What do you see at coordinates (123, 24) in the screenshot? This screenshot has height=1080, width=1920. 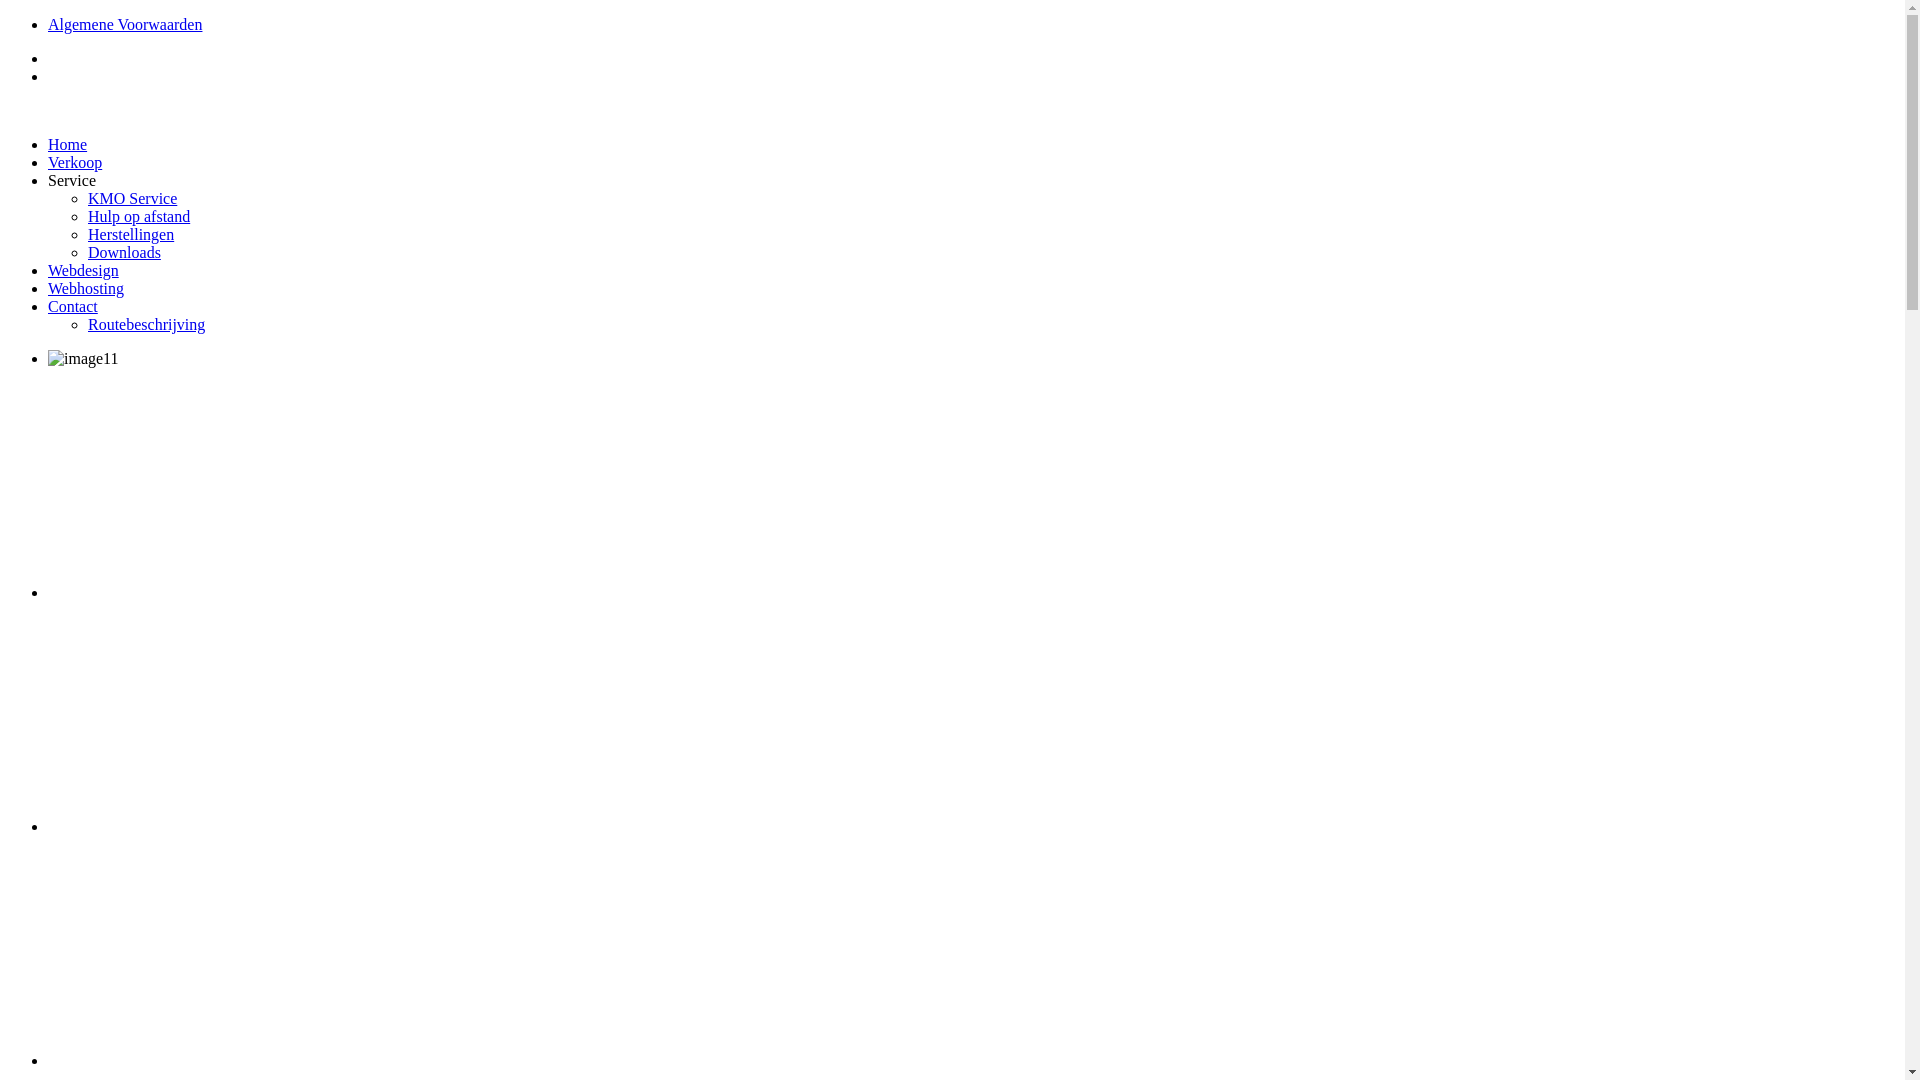 I see `'Algemene Voorwaarden'` at bounding box center [123, 24].